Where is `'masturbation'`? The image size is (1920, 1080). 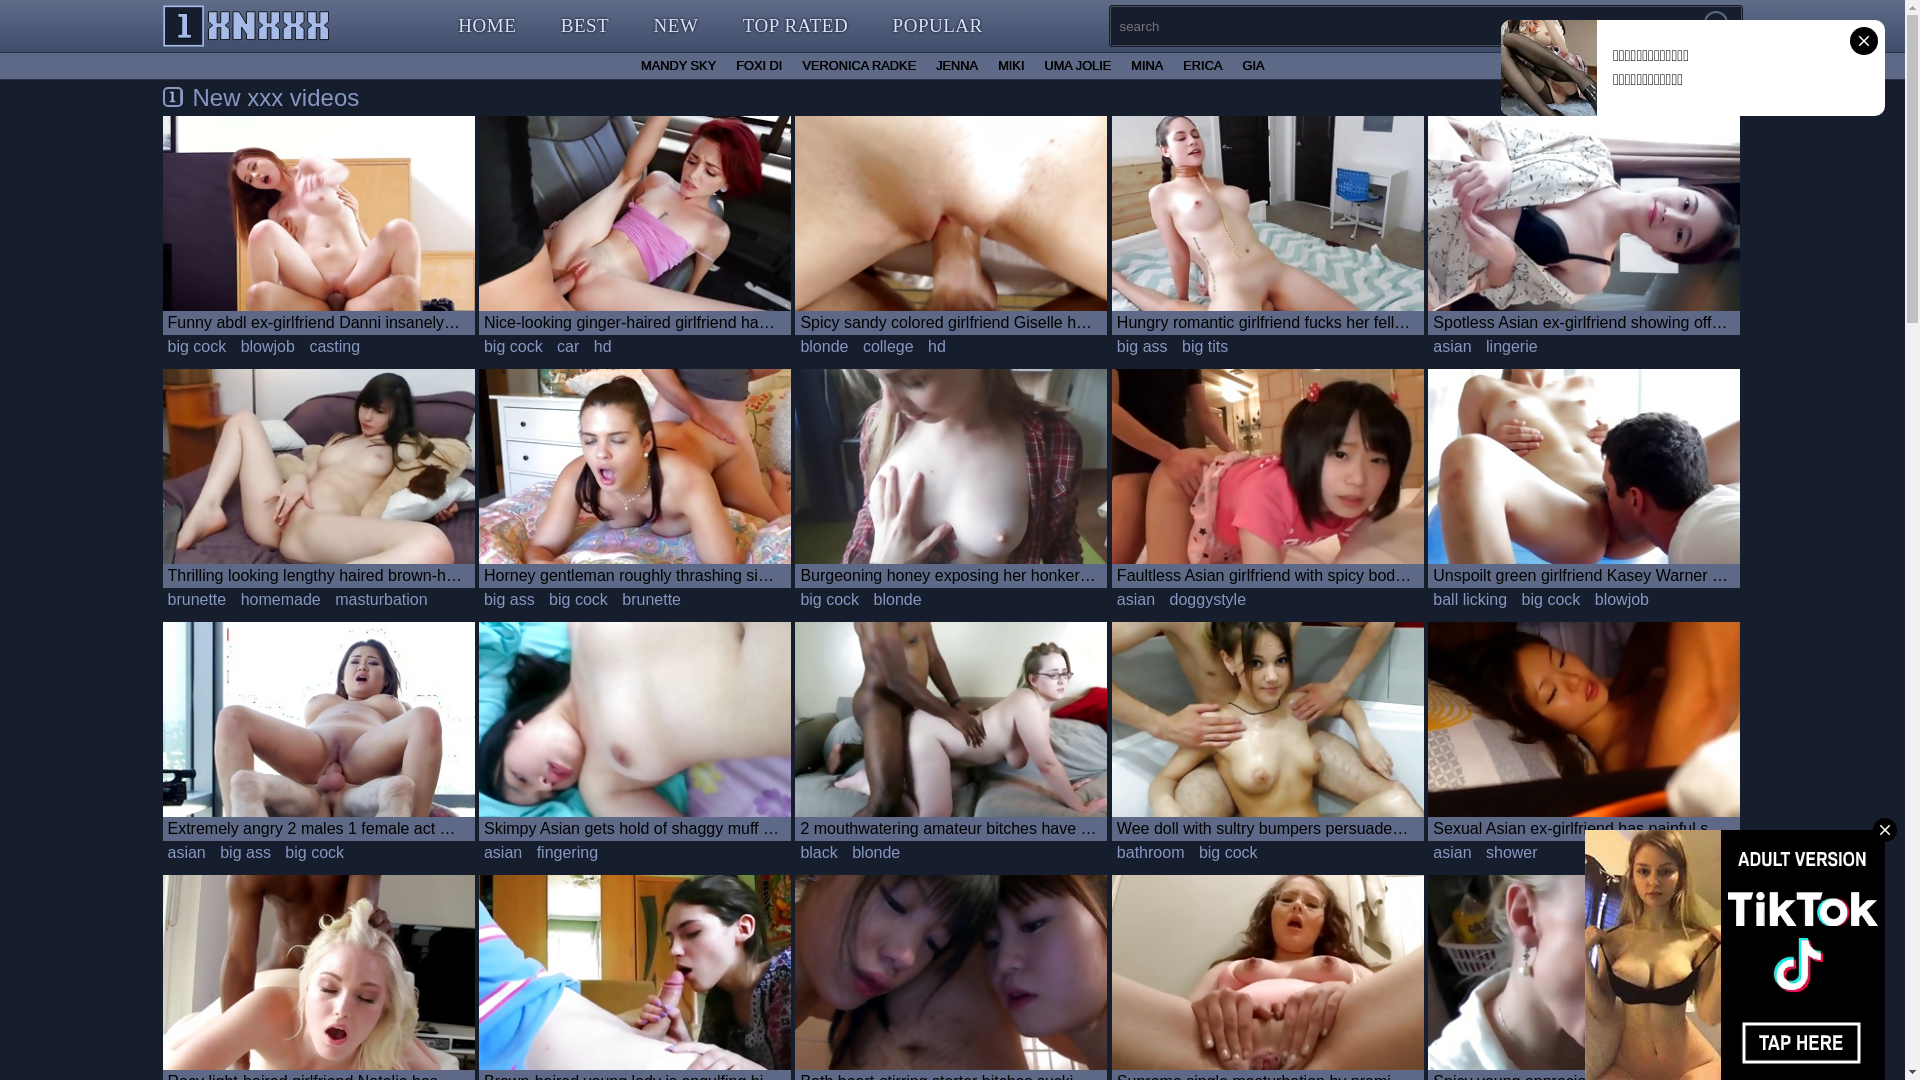
'masturbation' is located at coordinates (381, 599).